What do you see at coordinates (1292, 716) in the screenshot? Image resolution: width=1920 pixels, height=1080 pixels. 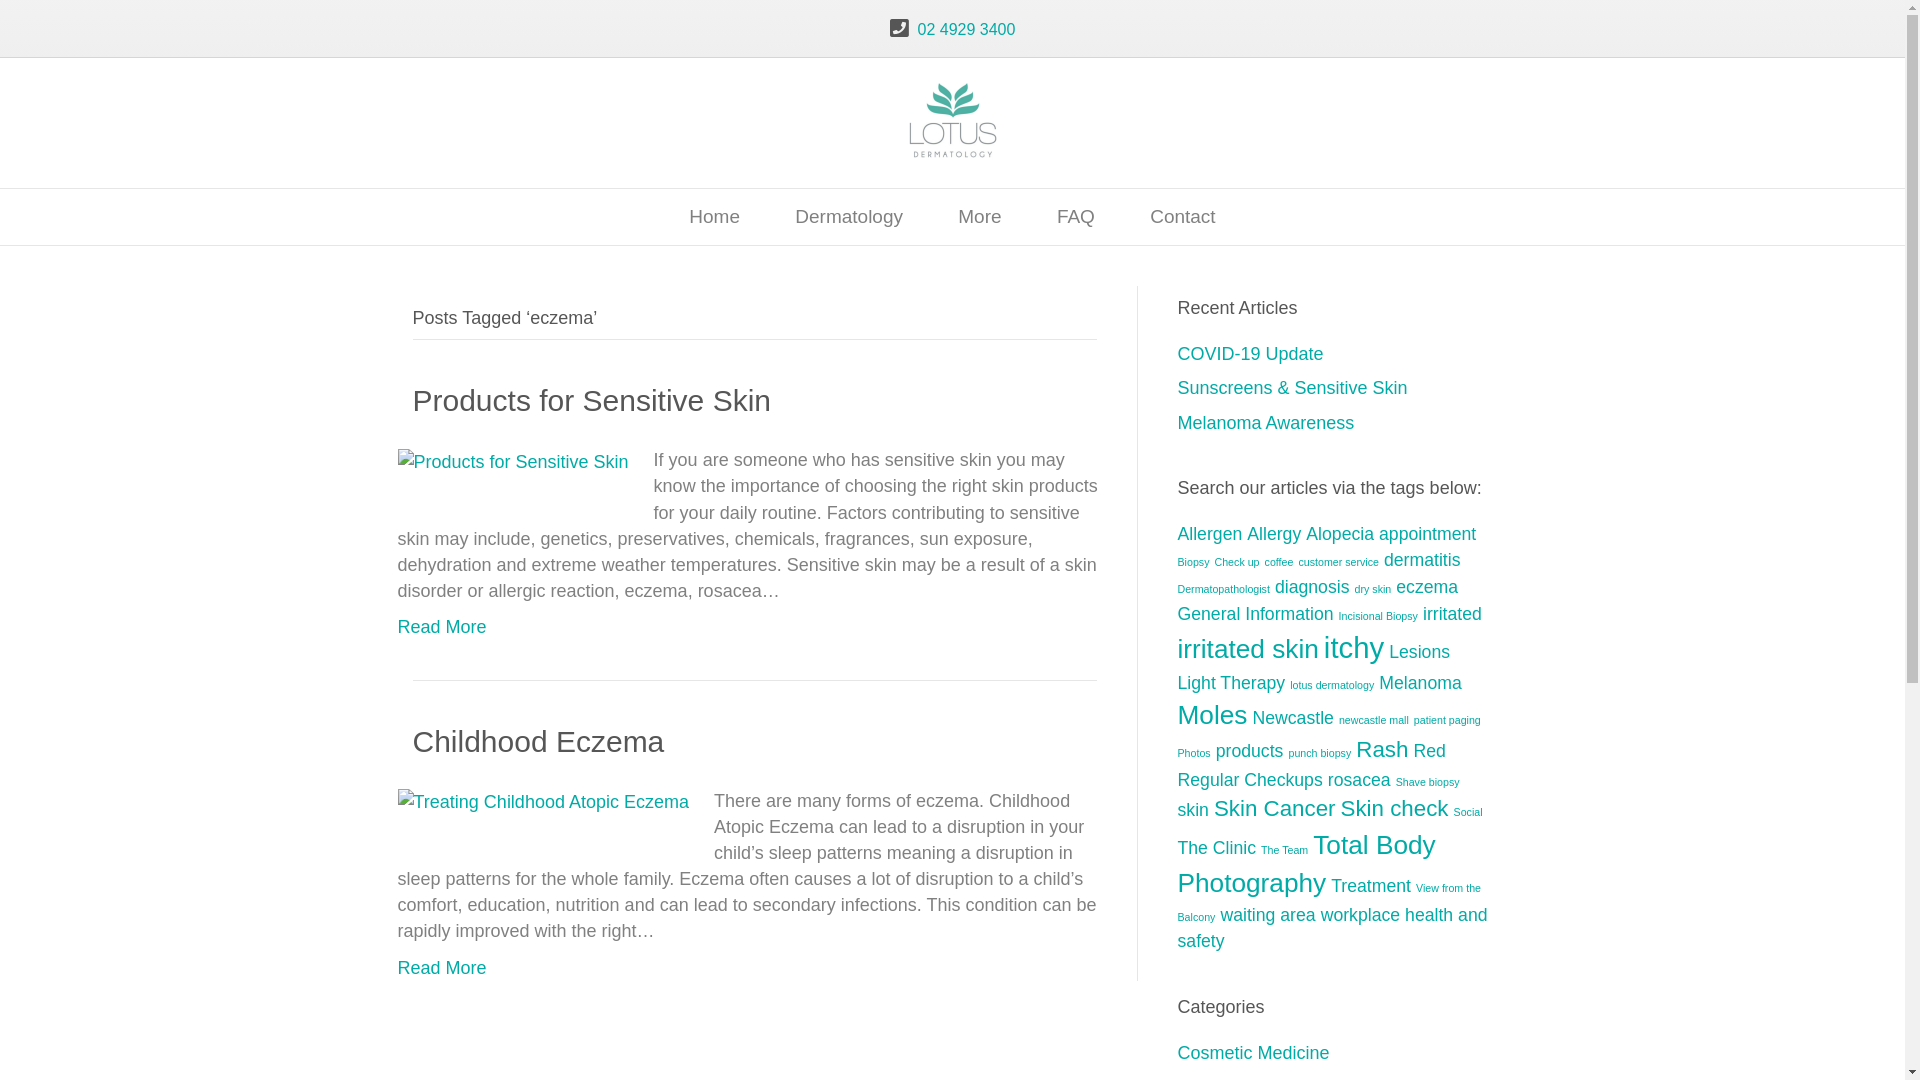 I see `'Newcastle'` at bounding box center [1292, 716].